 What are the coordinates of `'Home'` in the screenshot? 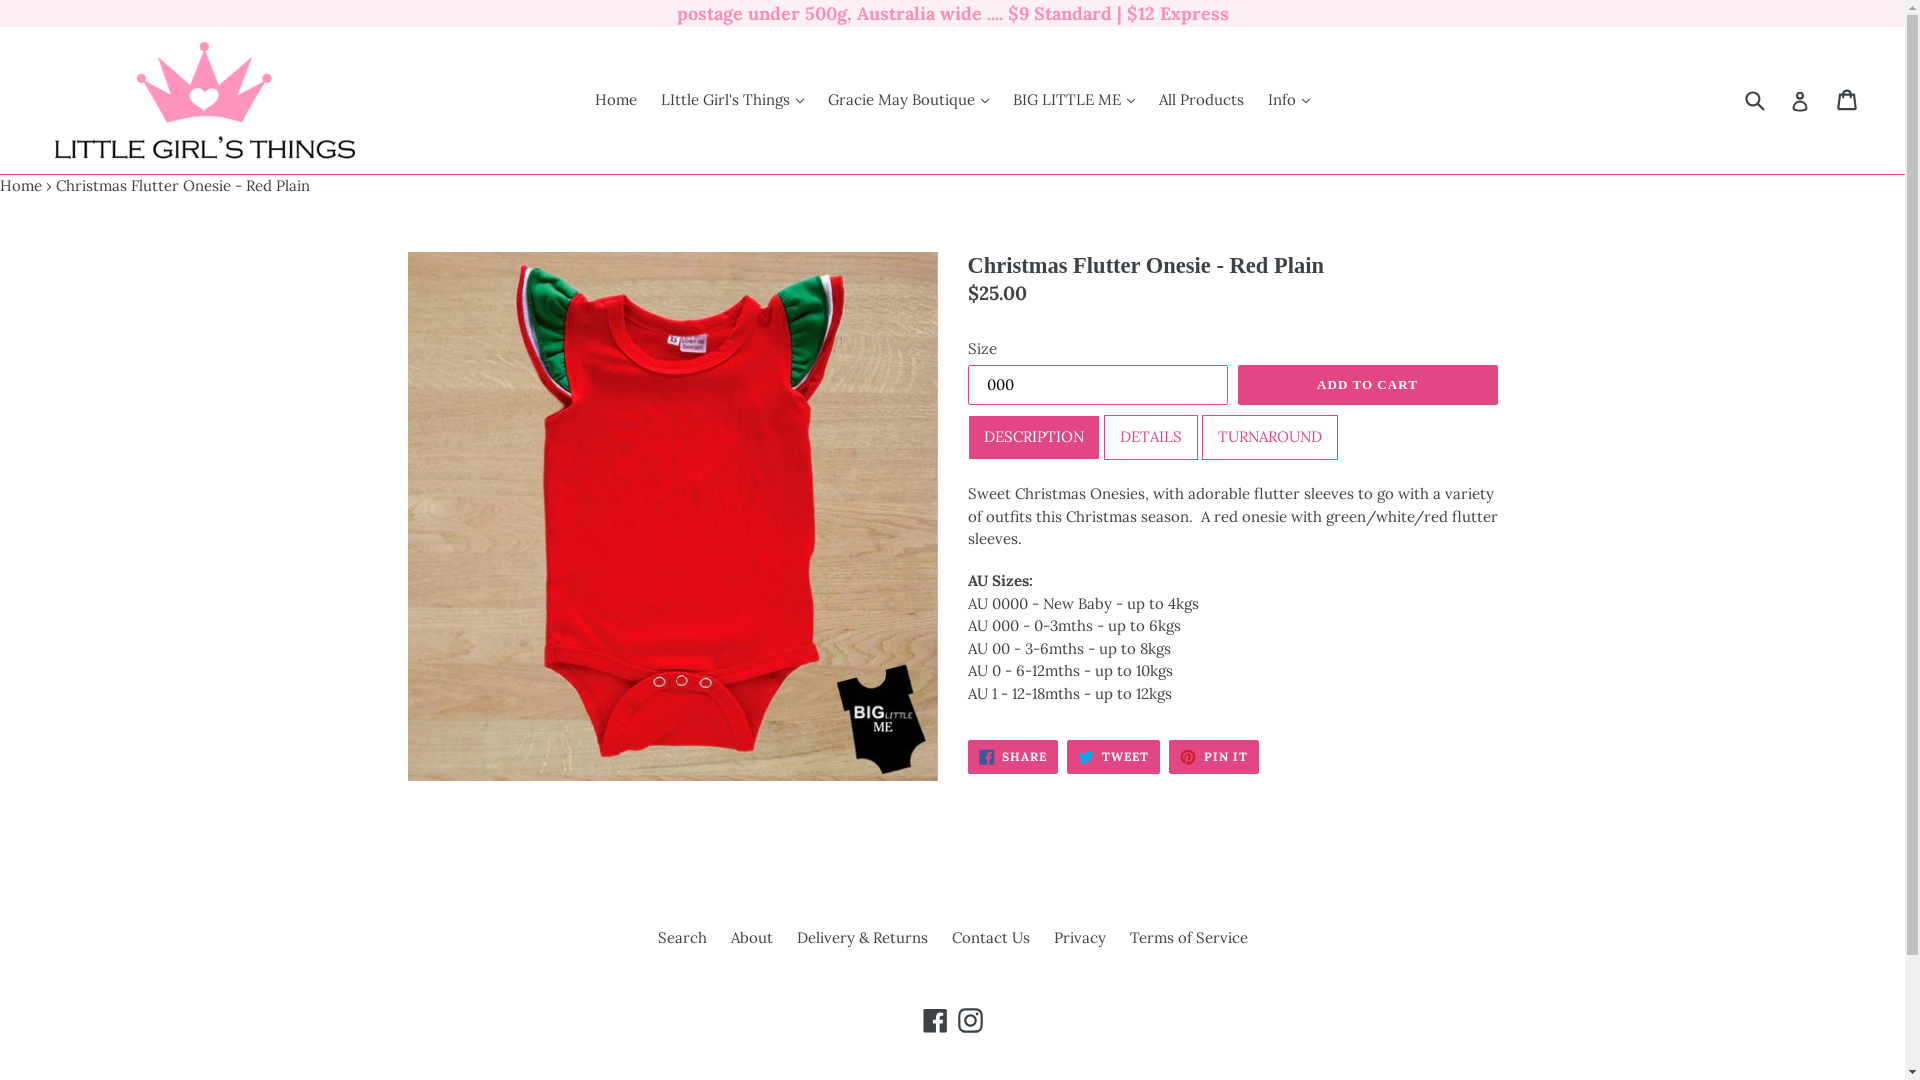 It's located at (584, 100).